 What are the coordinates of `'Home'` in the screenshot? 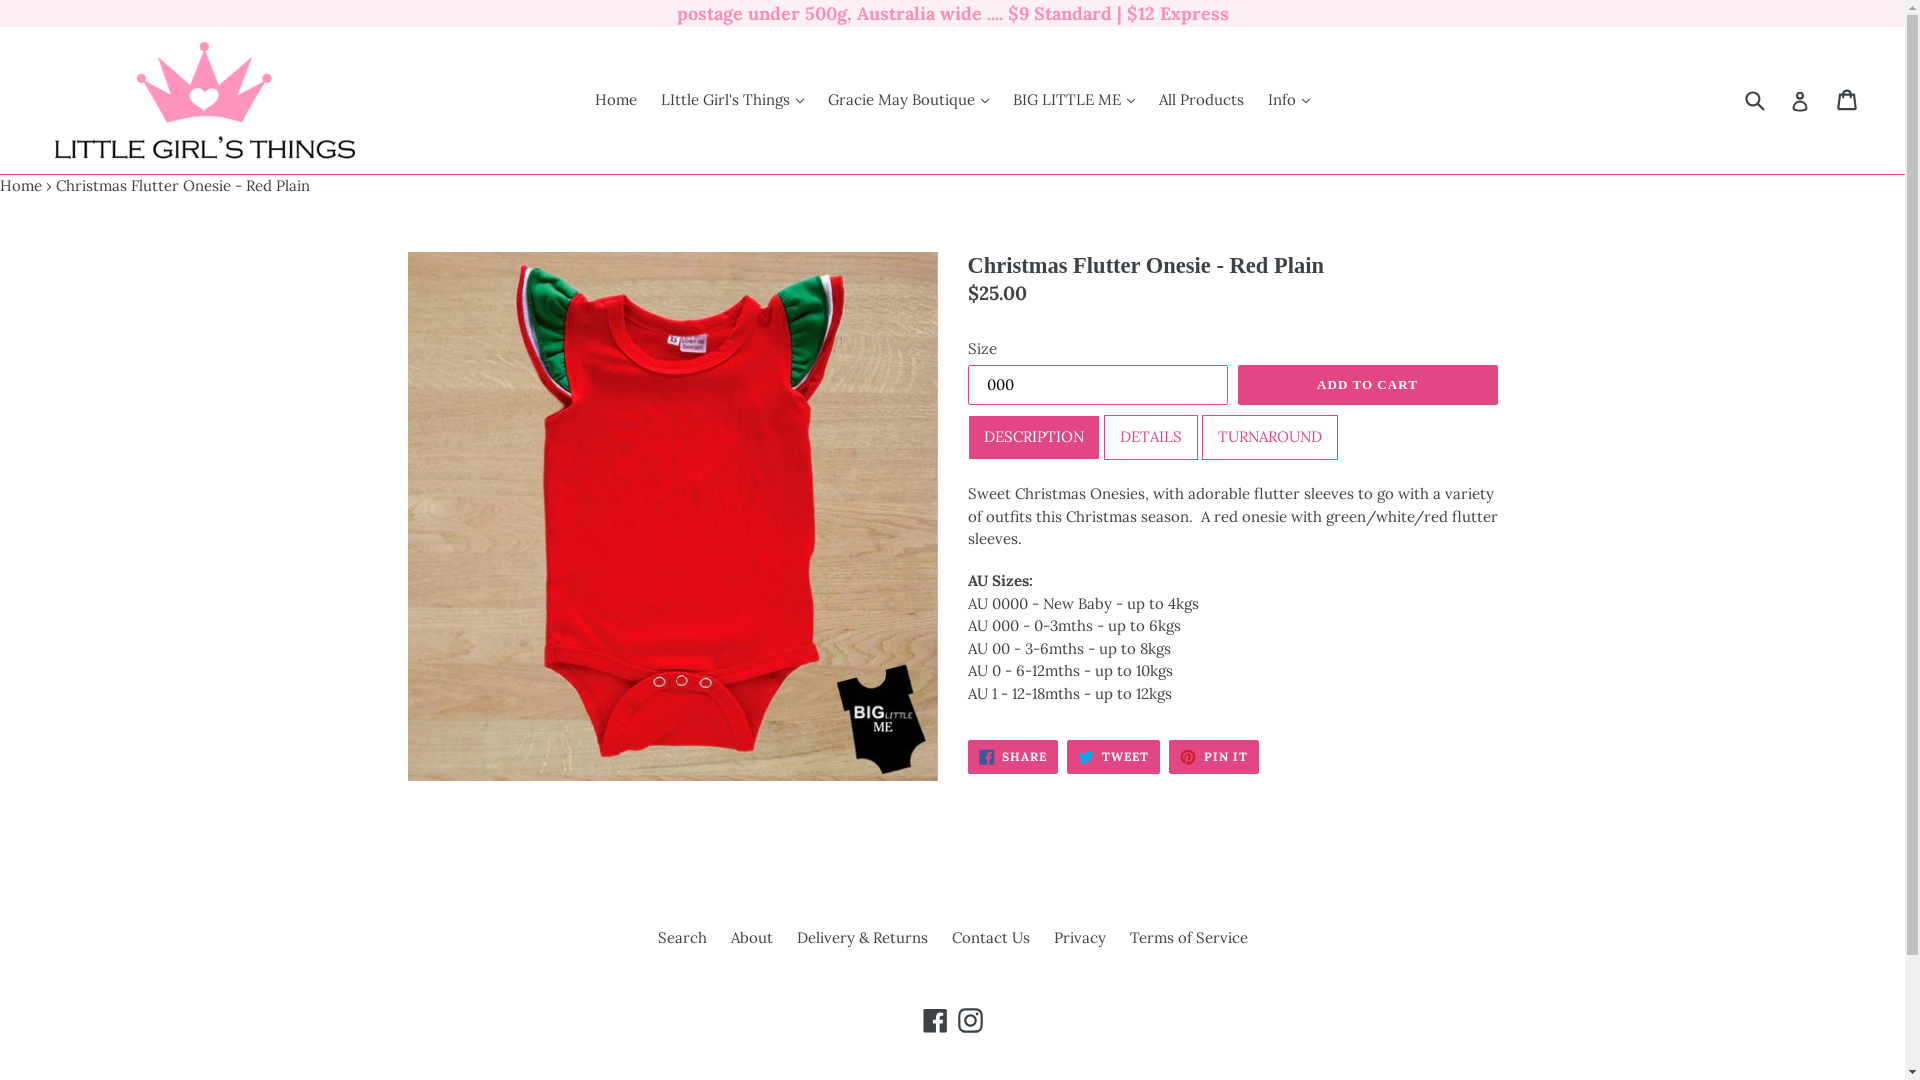 It's located at (584, 100).